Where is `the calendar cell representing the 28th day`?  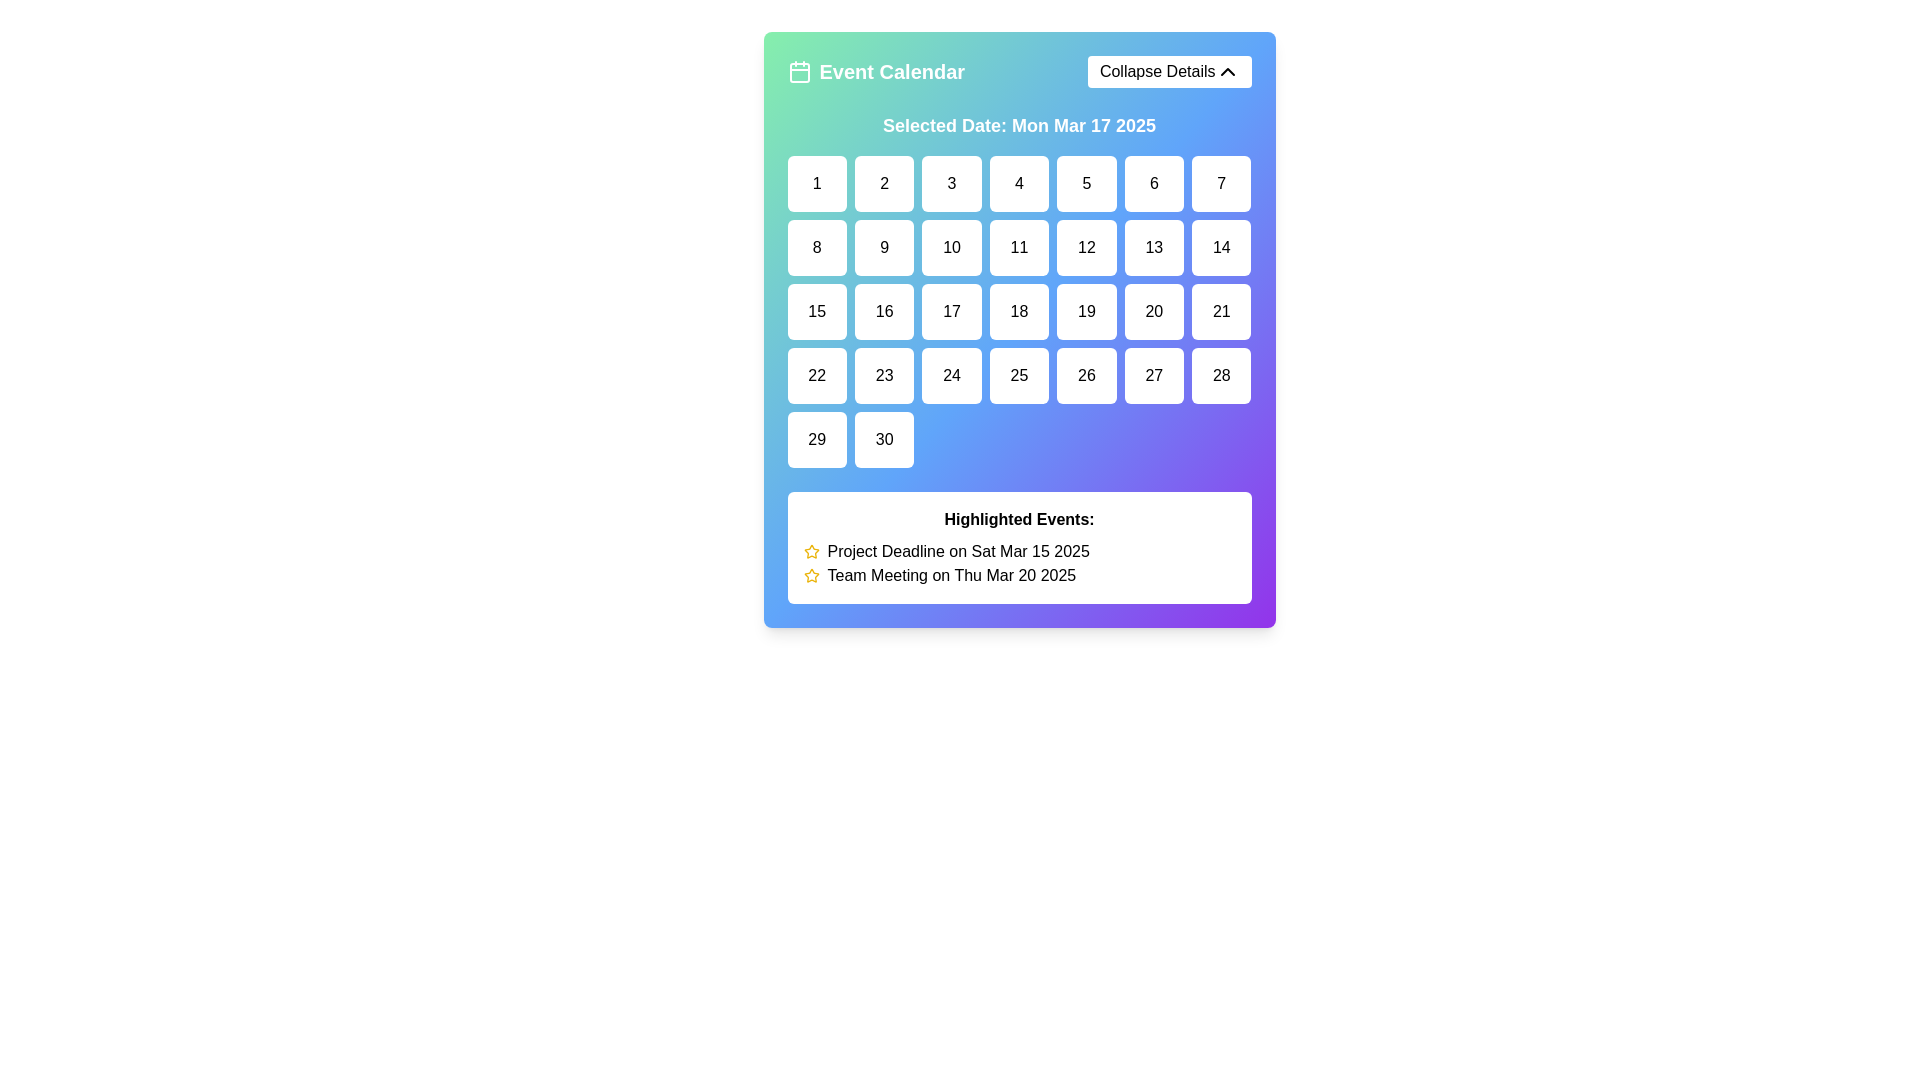 the calendar cell representing the 28th day is located at coordinates (1220, 375).